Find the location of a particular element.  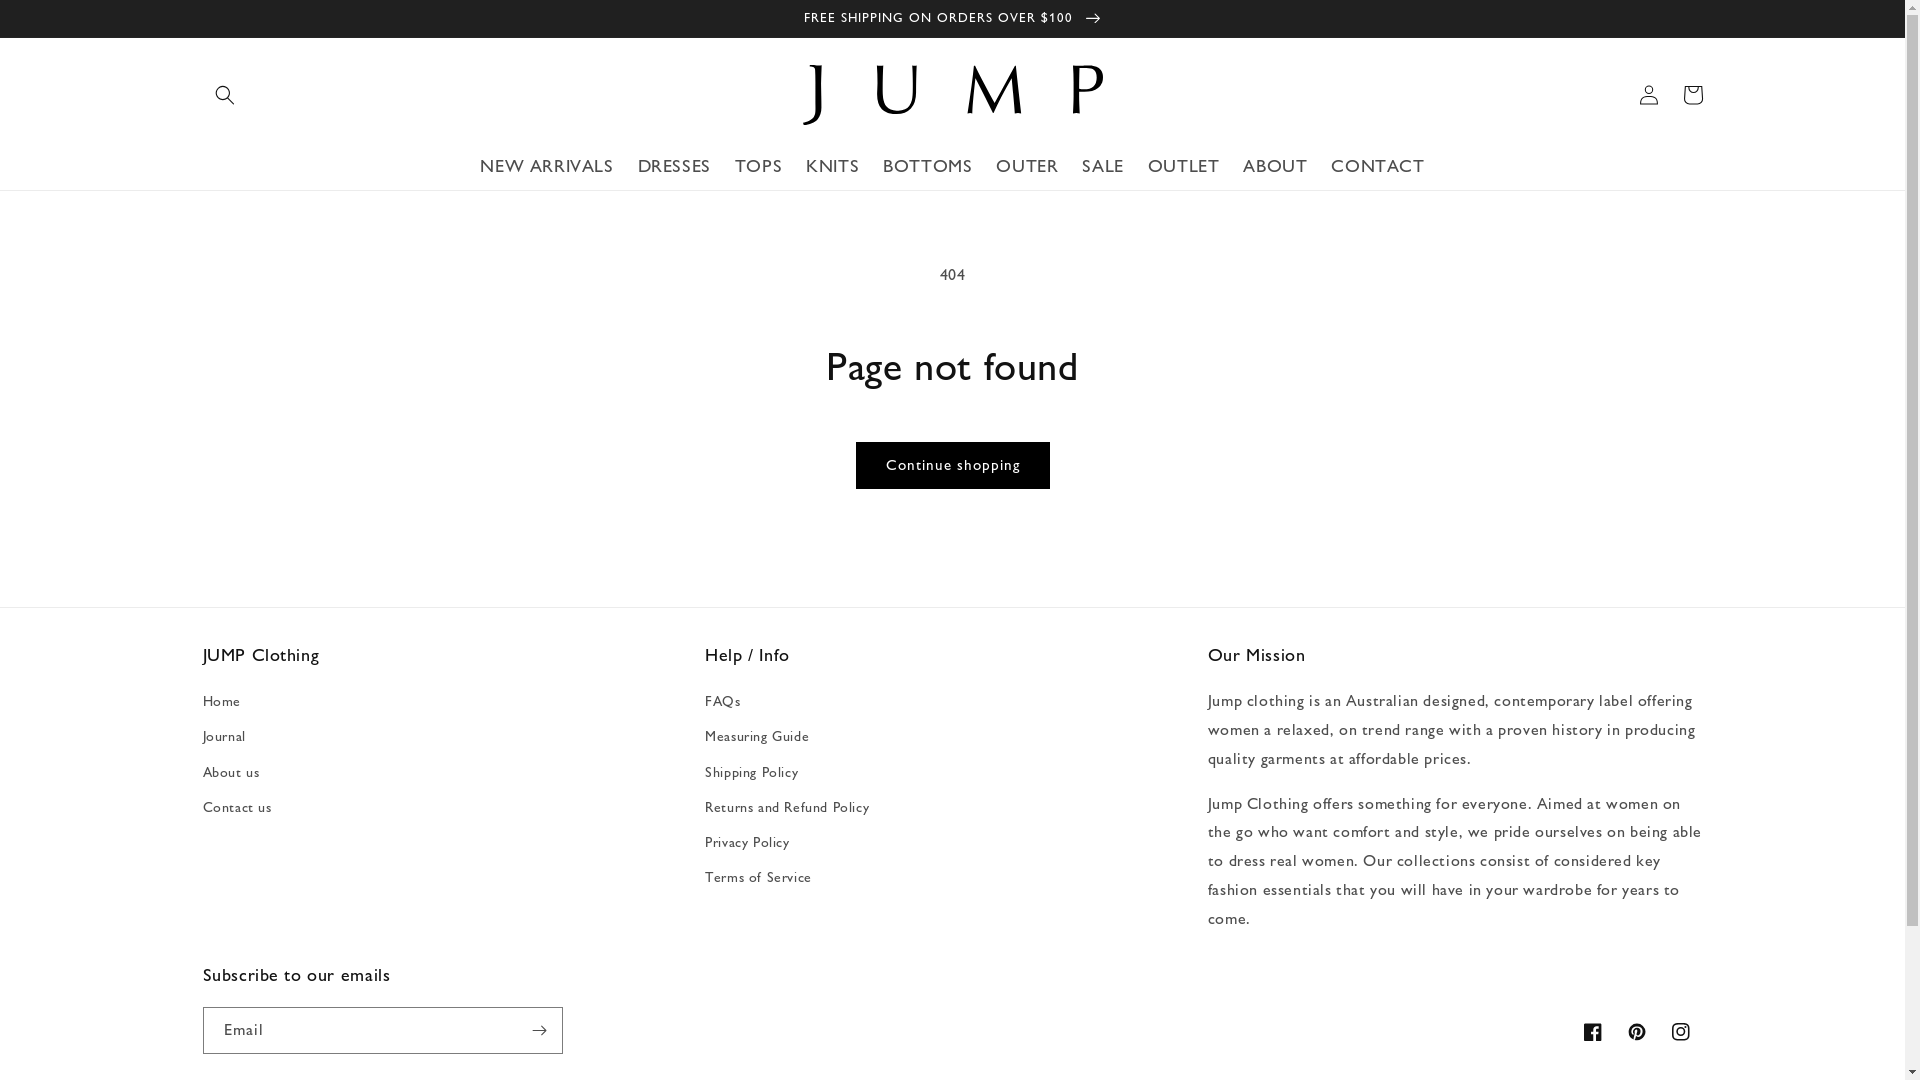

'Contact us' is located at coordinates (201, 806).